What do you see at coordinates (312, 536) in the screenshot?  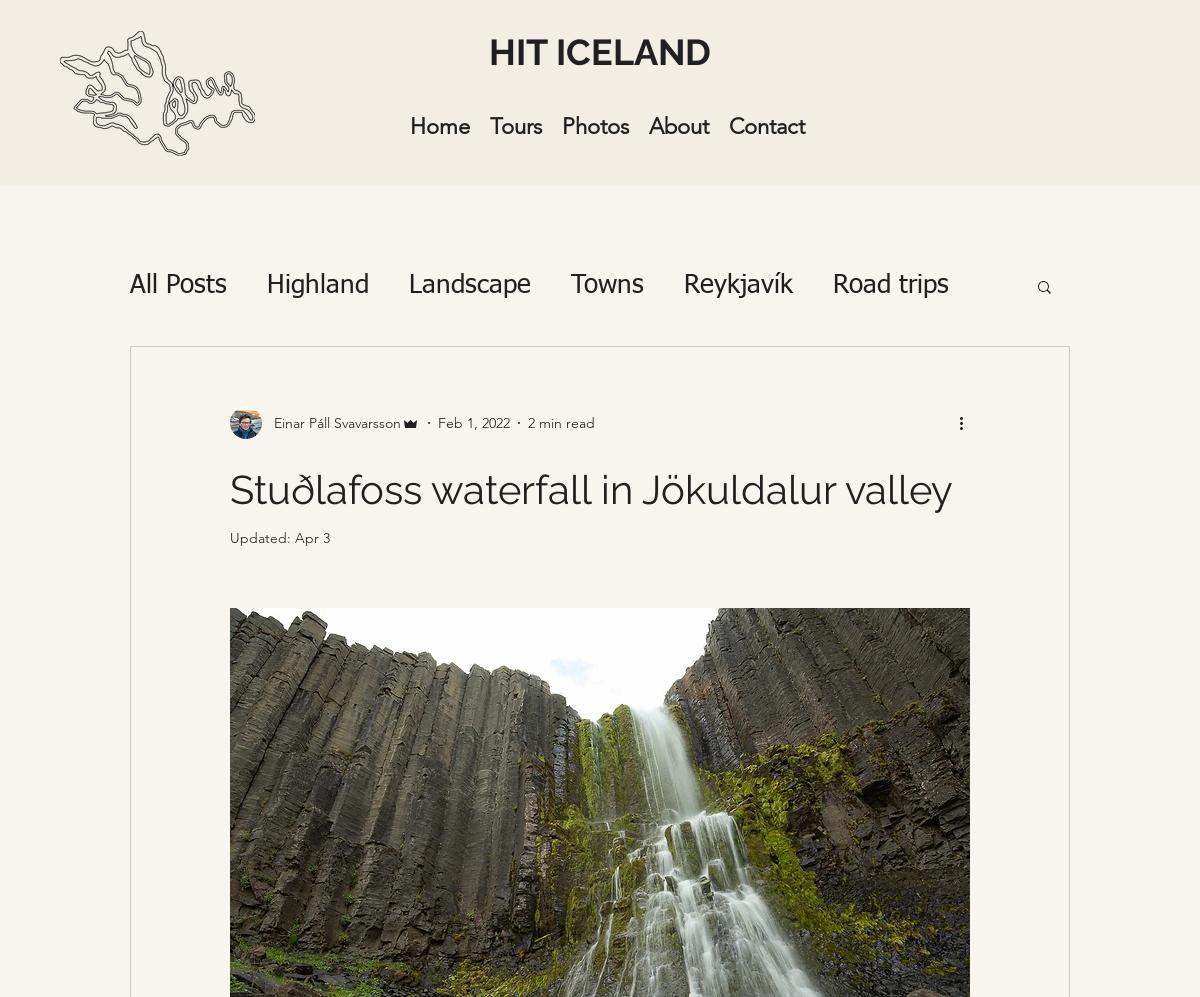 I see `'Apr 3'` at bounding box center [312, 536].